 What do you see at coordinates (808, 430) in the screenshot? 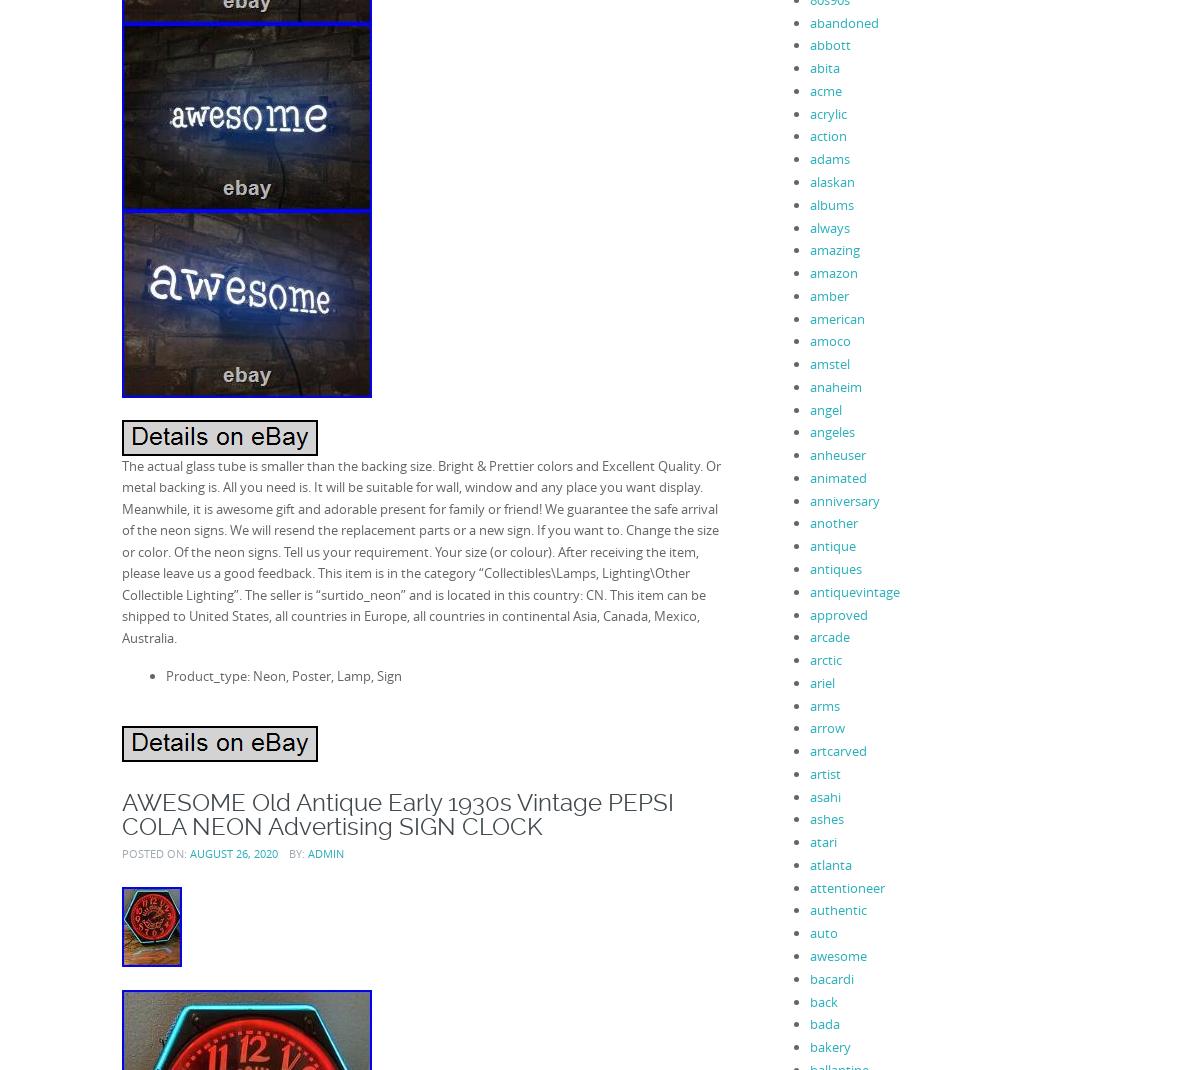
I see `'angeles'` at bounding box center [808, 430].